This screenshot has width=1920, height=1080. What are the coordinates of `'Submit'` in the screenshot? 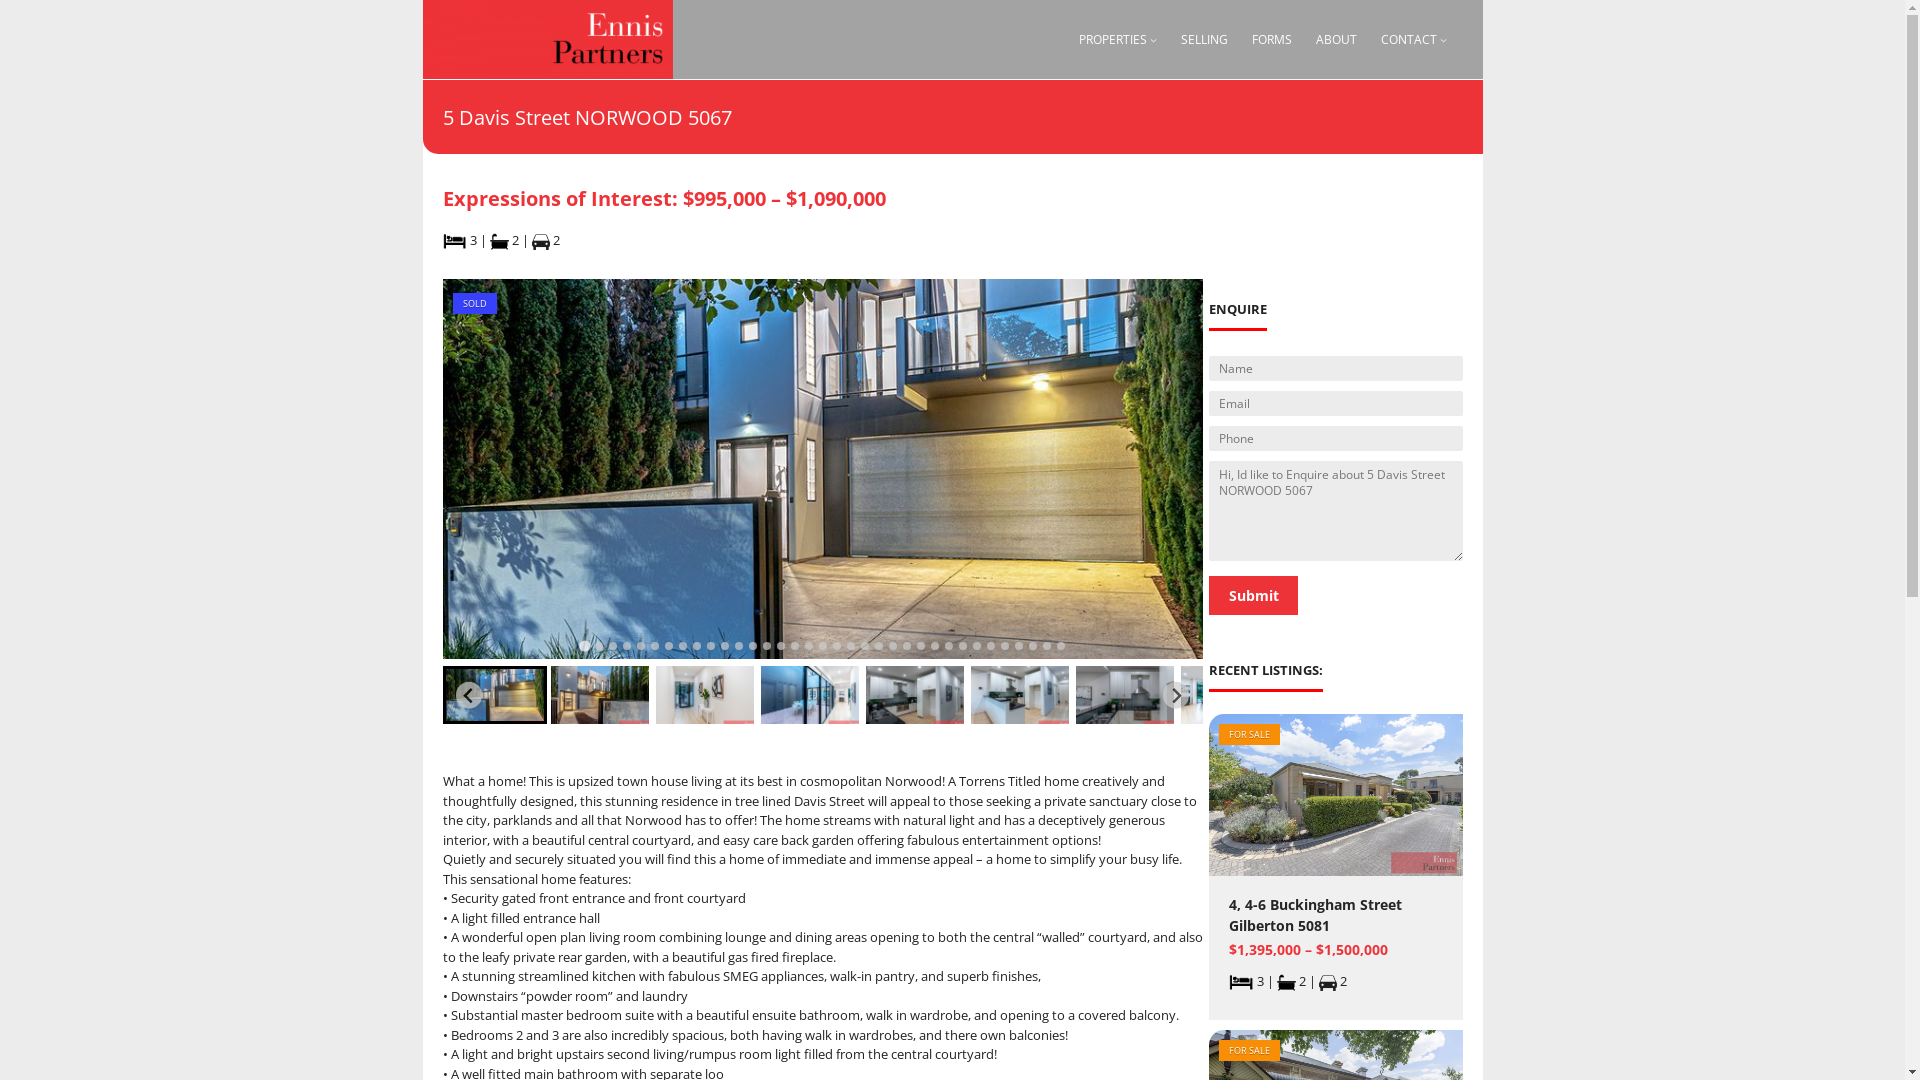 It's located at (1252, 594).